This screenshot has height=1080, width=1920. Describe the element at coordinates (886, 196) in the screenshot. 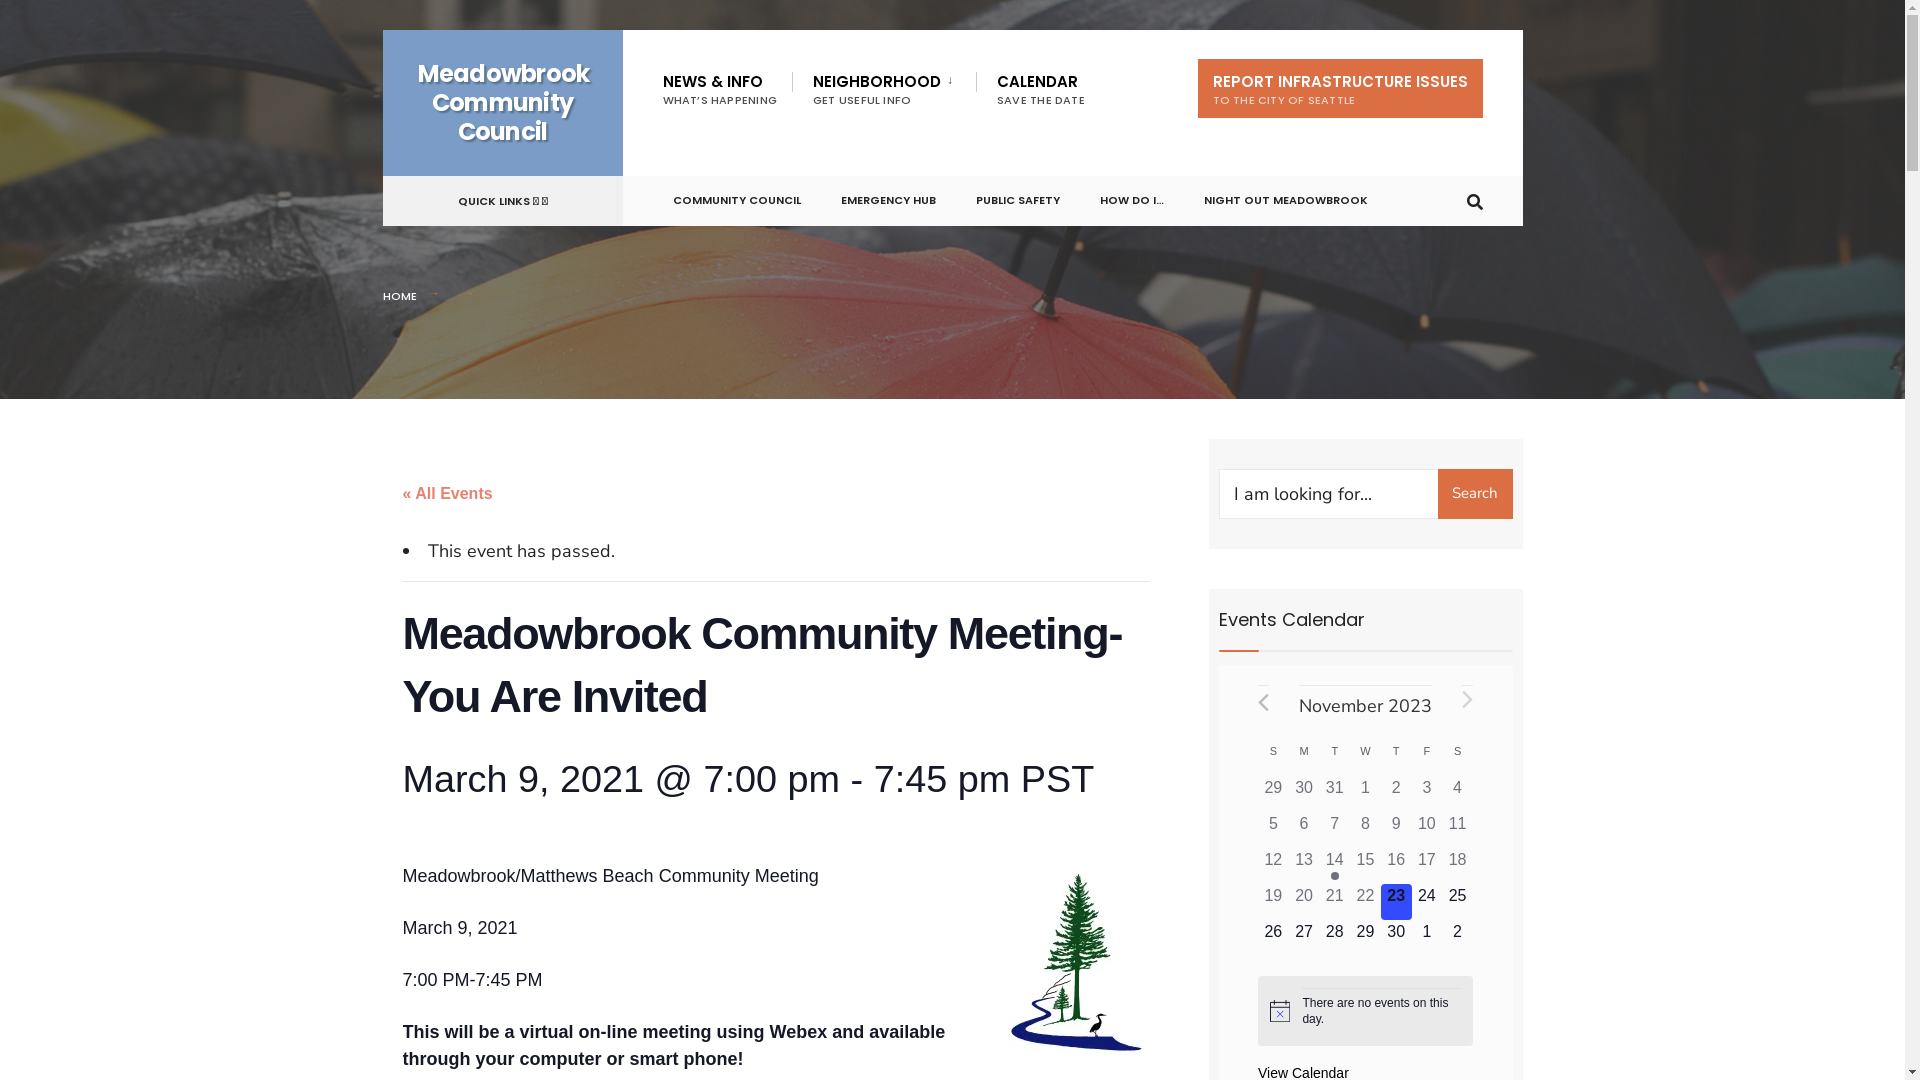

I see `'EMERGENCY HUB'` at that location.